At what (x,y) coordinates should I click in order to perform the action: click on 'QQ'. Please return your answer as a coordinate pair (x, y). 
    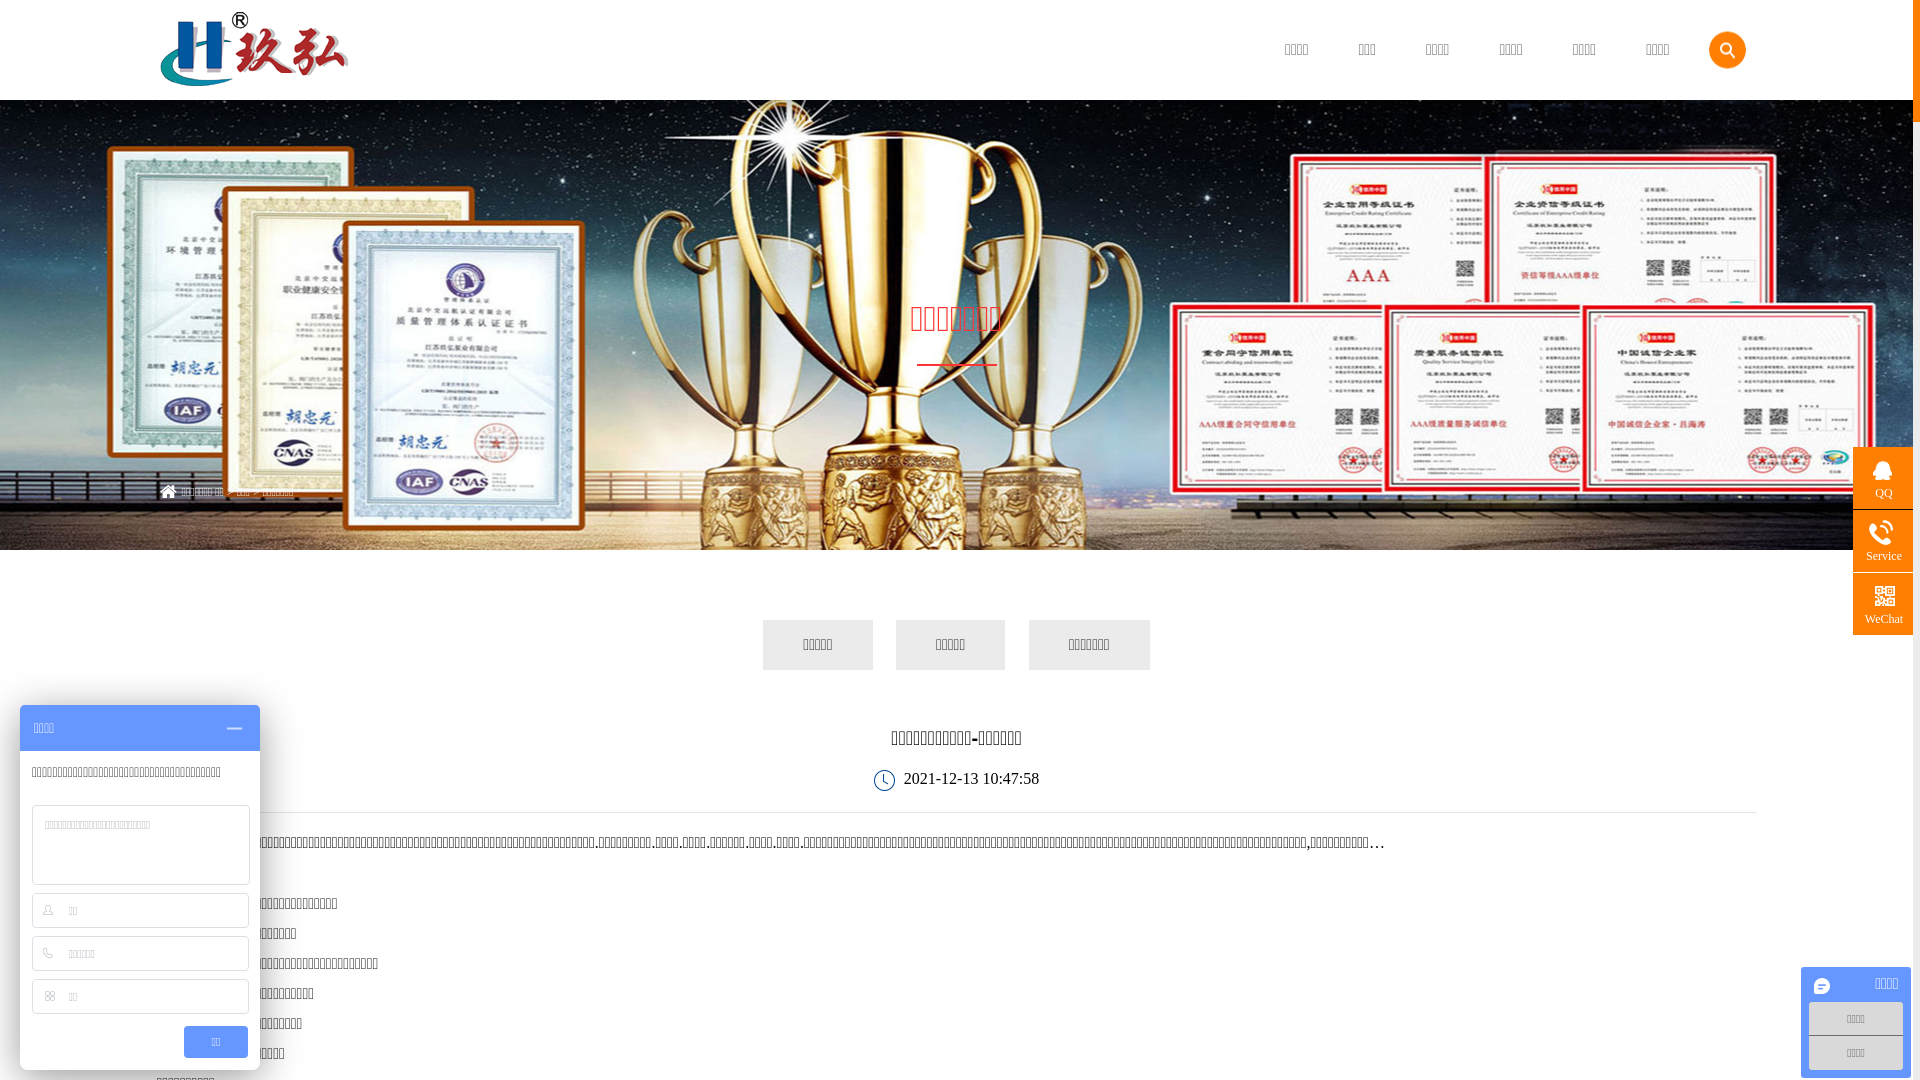
    Looking at the image, I should click on (1882, 479).